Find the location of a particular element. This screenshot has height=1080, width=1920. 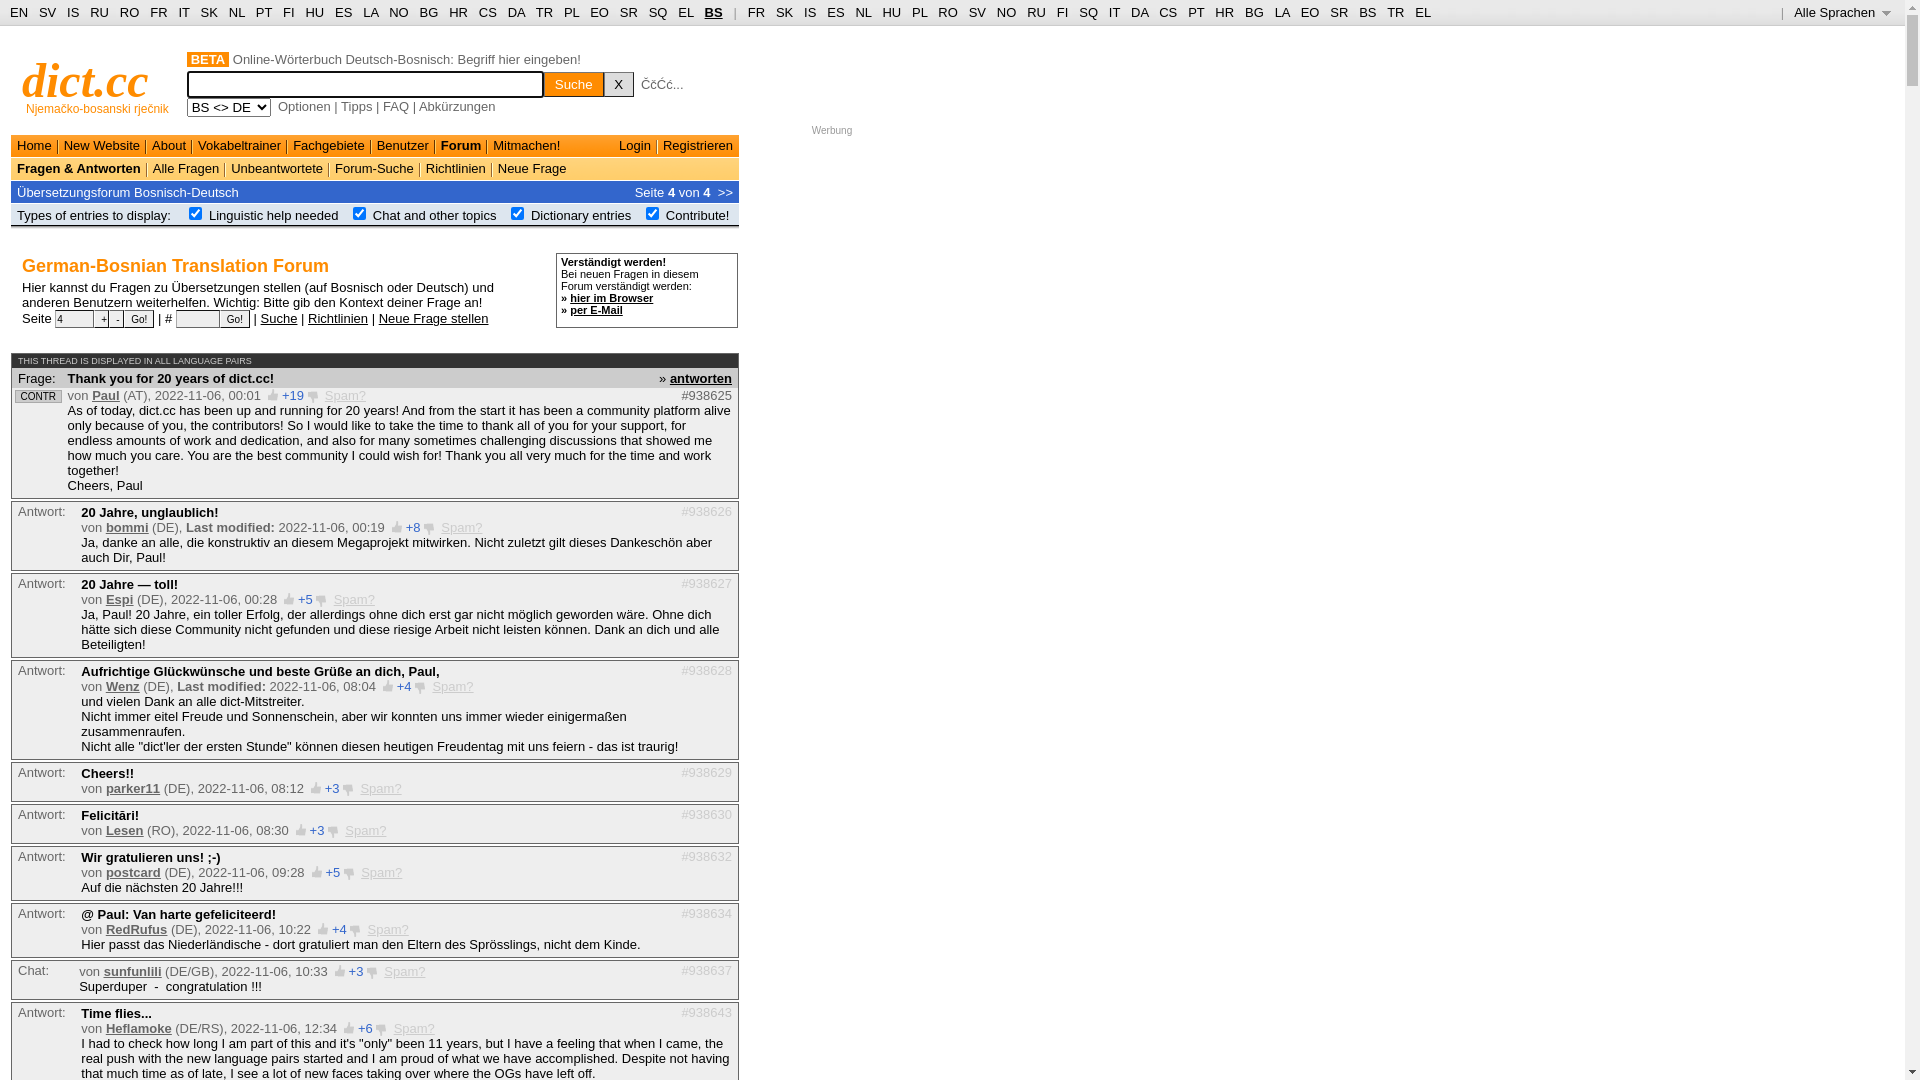

'Heflamoke' is located at coordinates (104, 1028).